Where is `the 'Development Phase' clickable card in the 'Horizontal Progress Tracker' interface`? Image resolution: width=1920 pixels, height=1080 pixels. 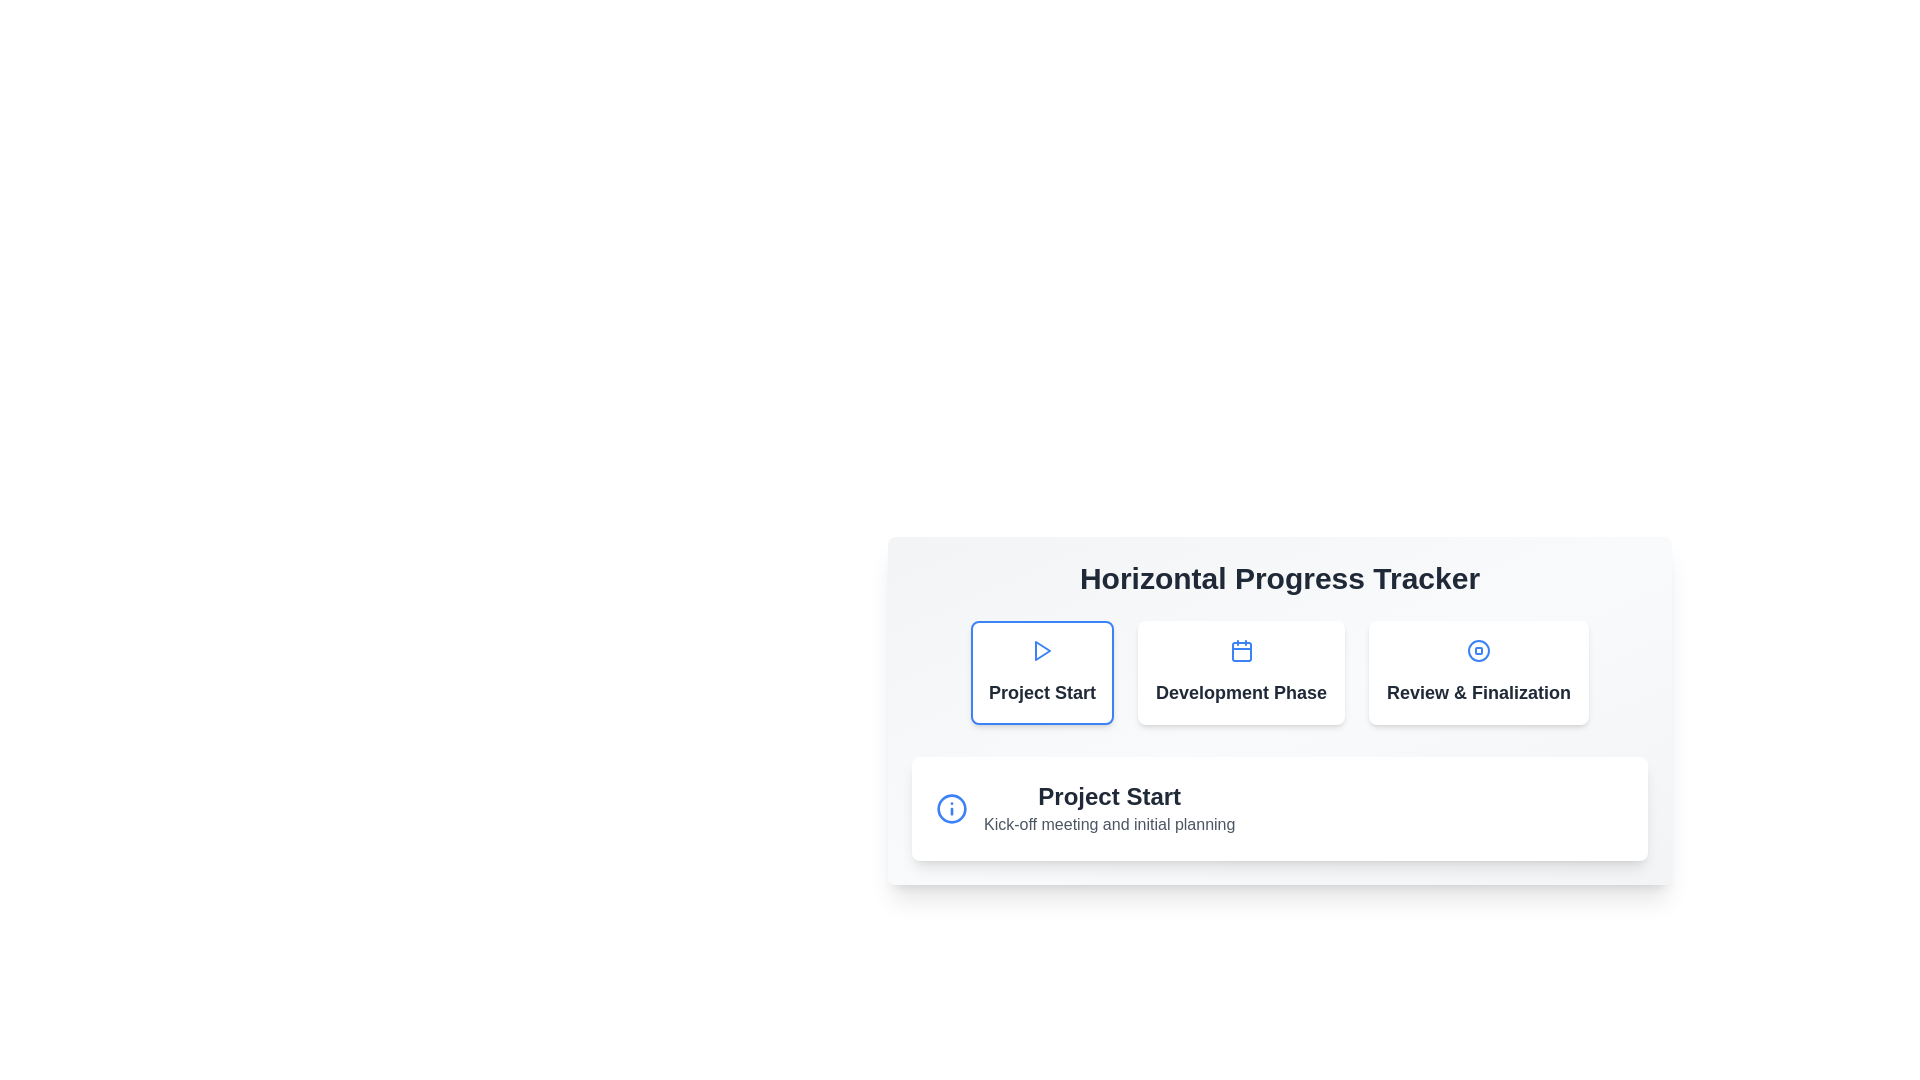
the 'Development Phase' clickable card in the 'Horizontal Progress Tracker' interface is located at coordinates (1280, 672).